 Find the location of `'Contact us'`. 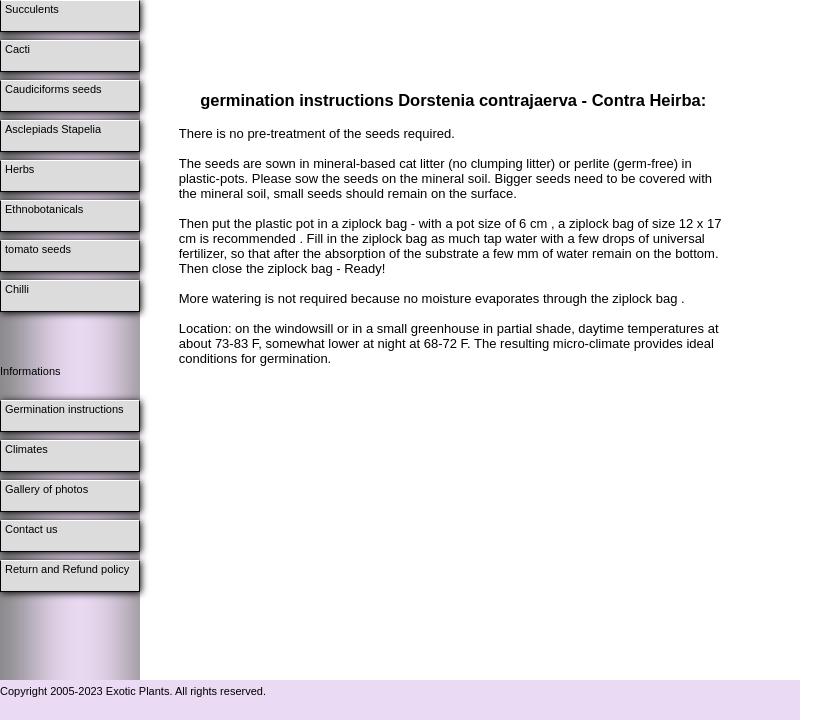

'Contact us' is located at coordinates (30, 527).